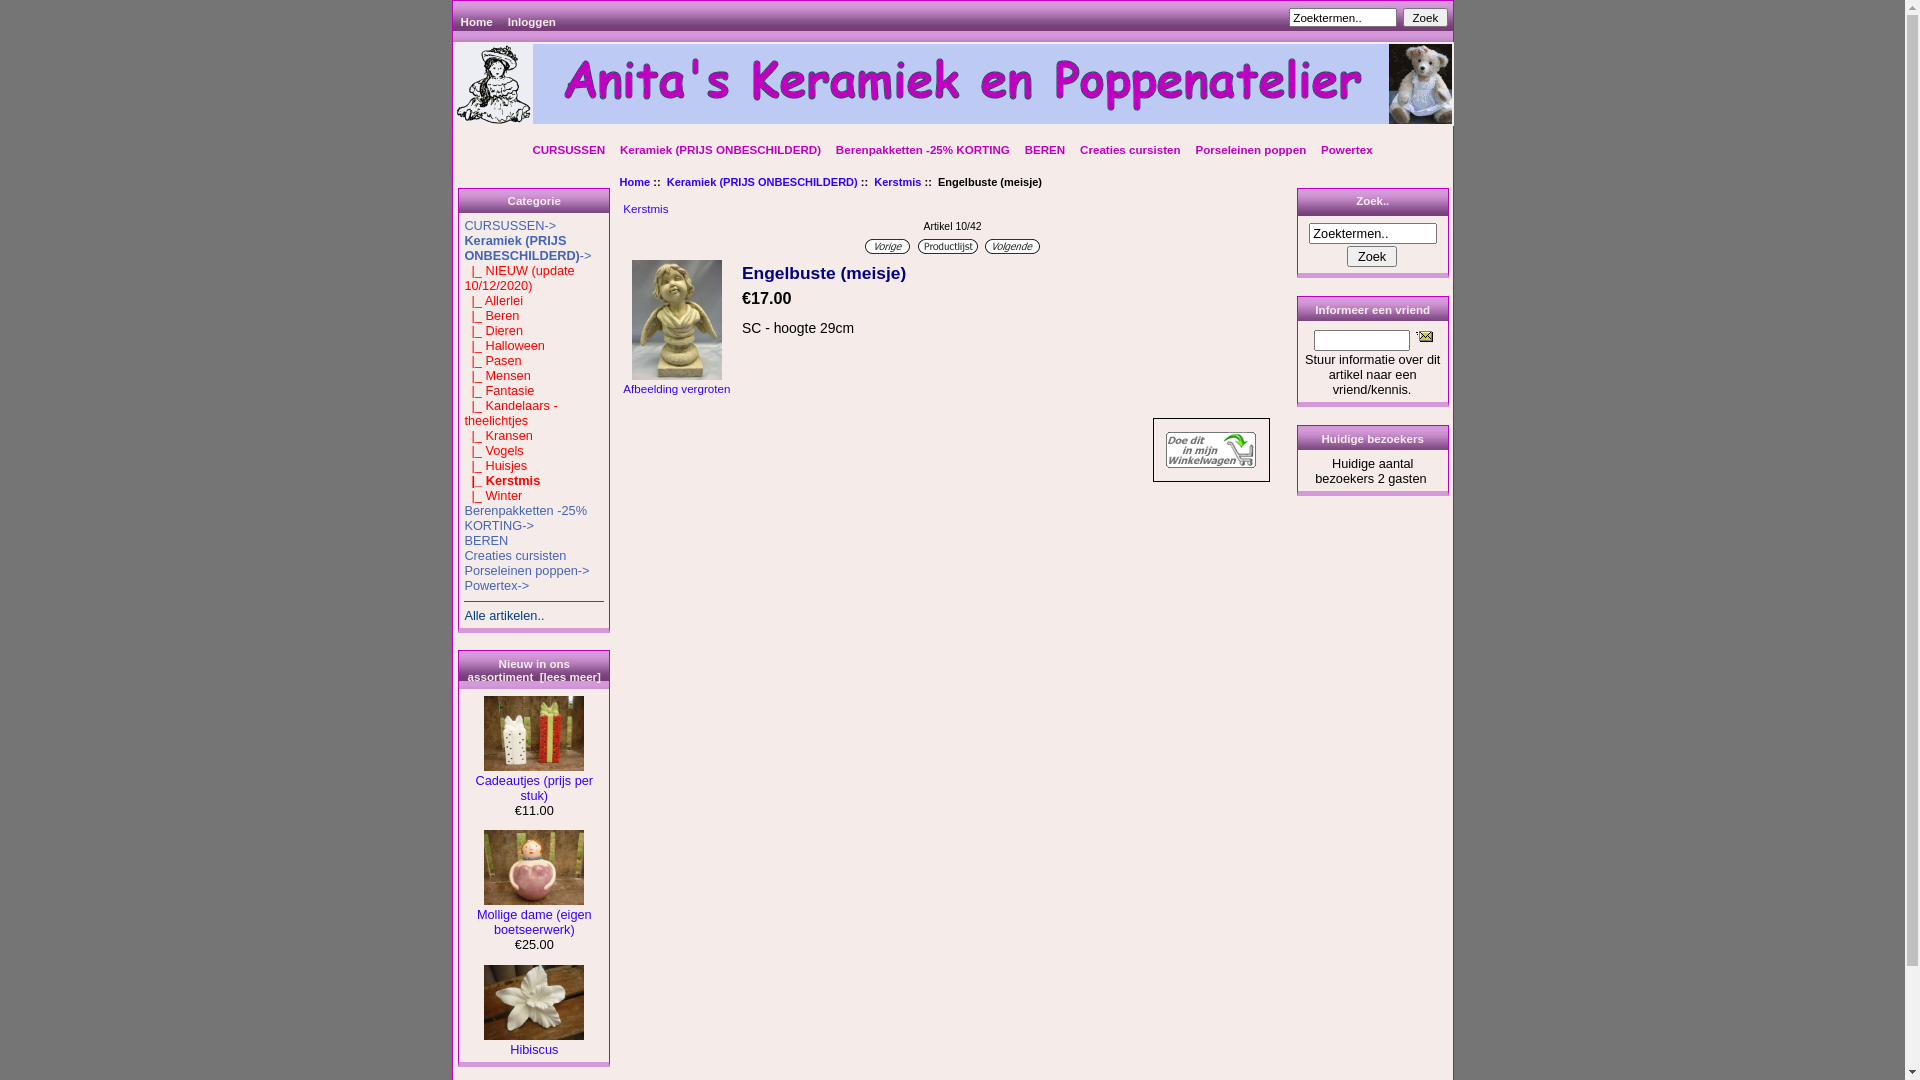 The height and width of the screenshot is (1080, 1920). I want to click on 'Powertex->', so click(496, 585).